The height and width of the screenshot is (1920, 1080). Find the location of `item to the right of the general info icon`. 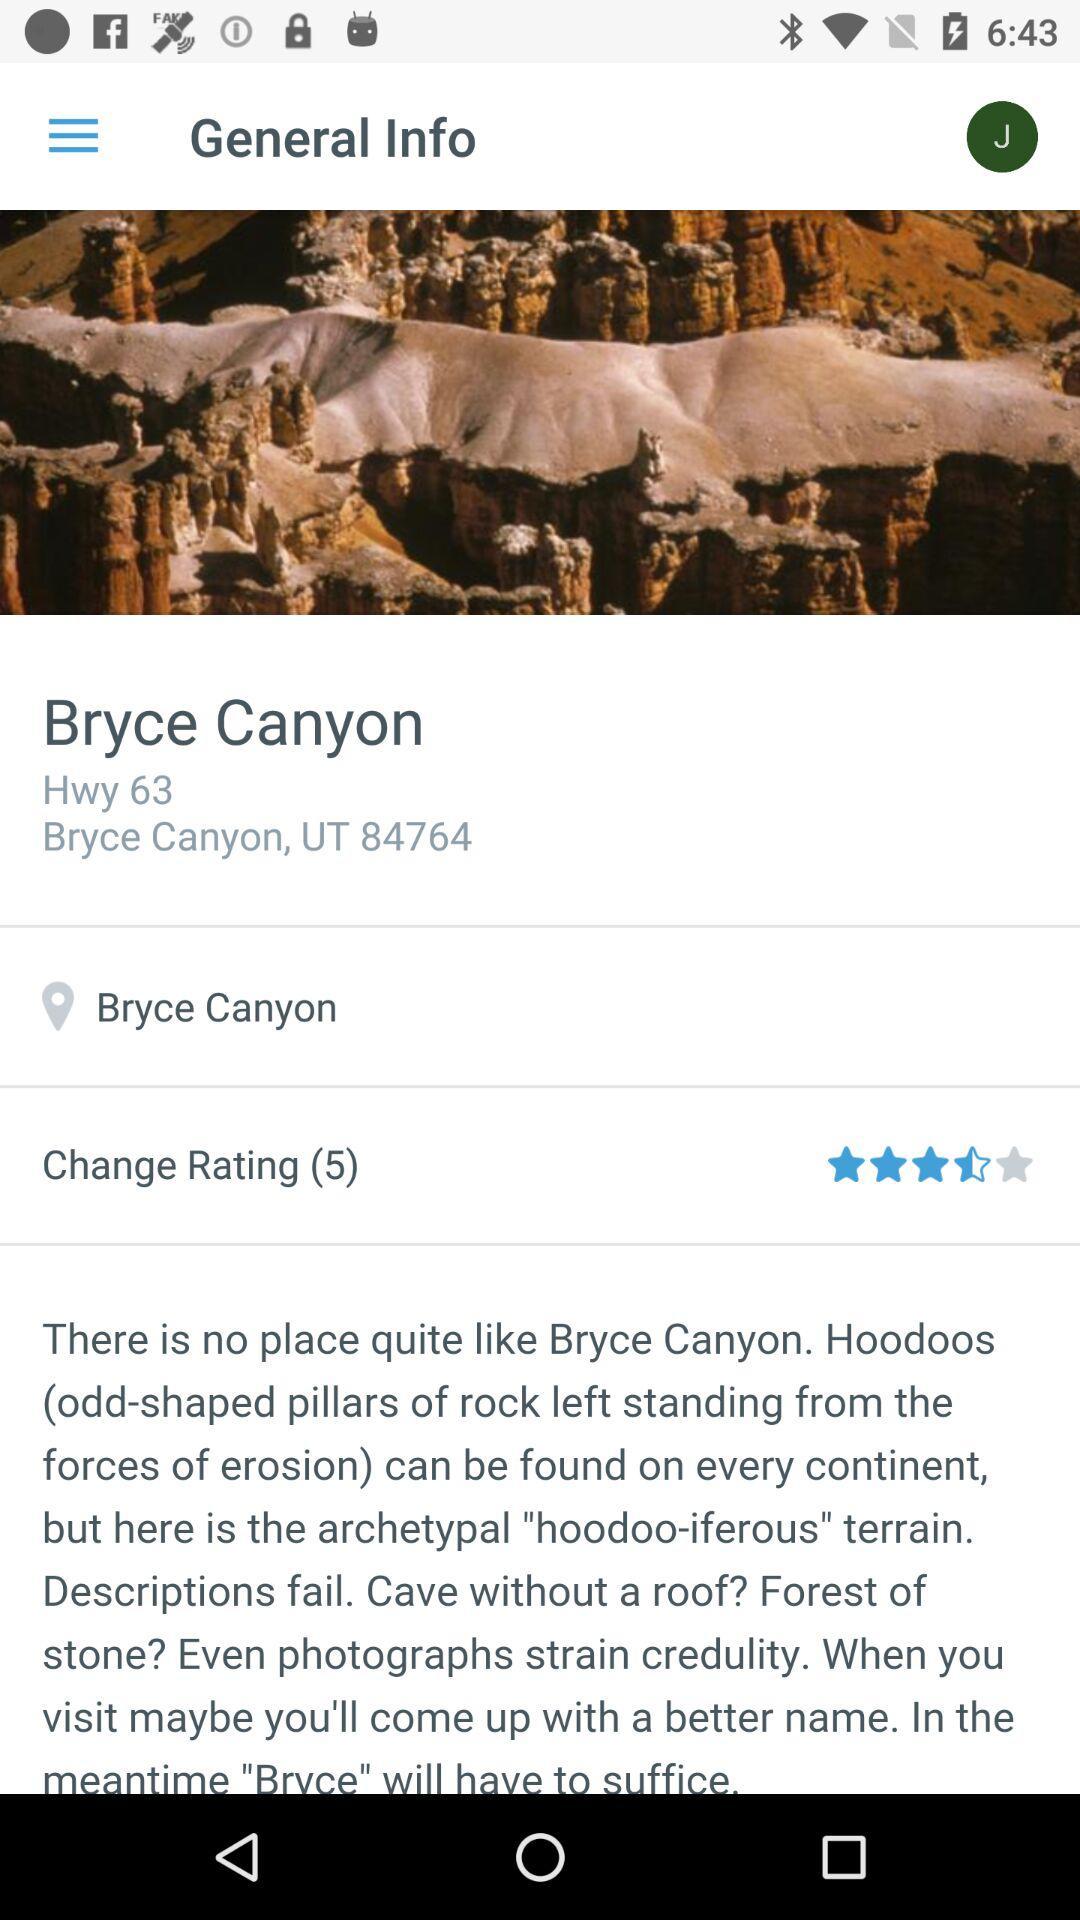

item to the right of the general info icon is located at coordinates (1002, 135).